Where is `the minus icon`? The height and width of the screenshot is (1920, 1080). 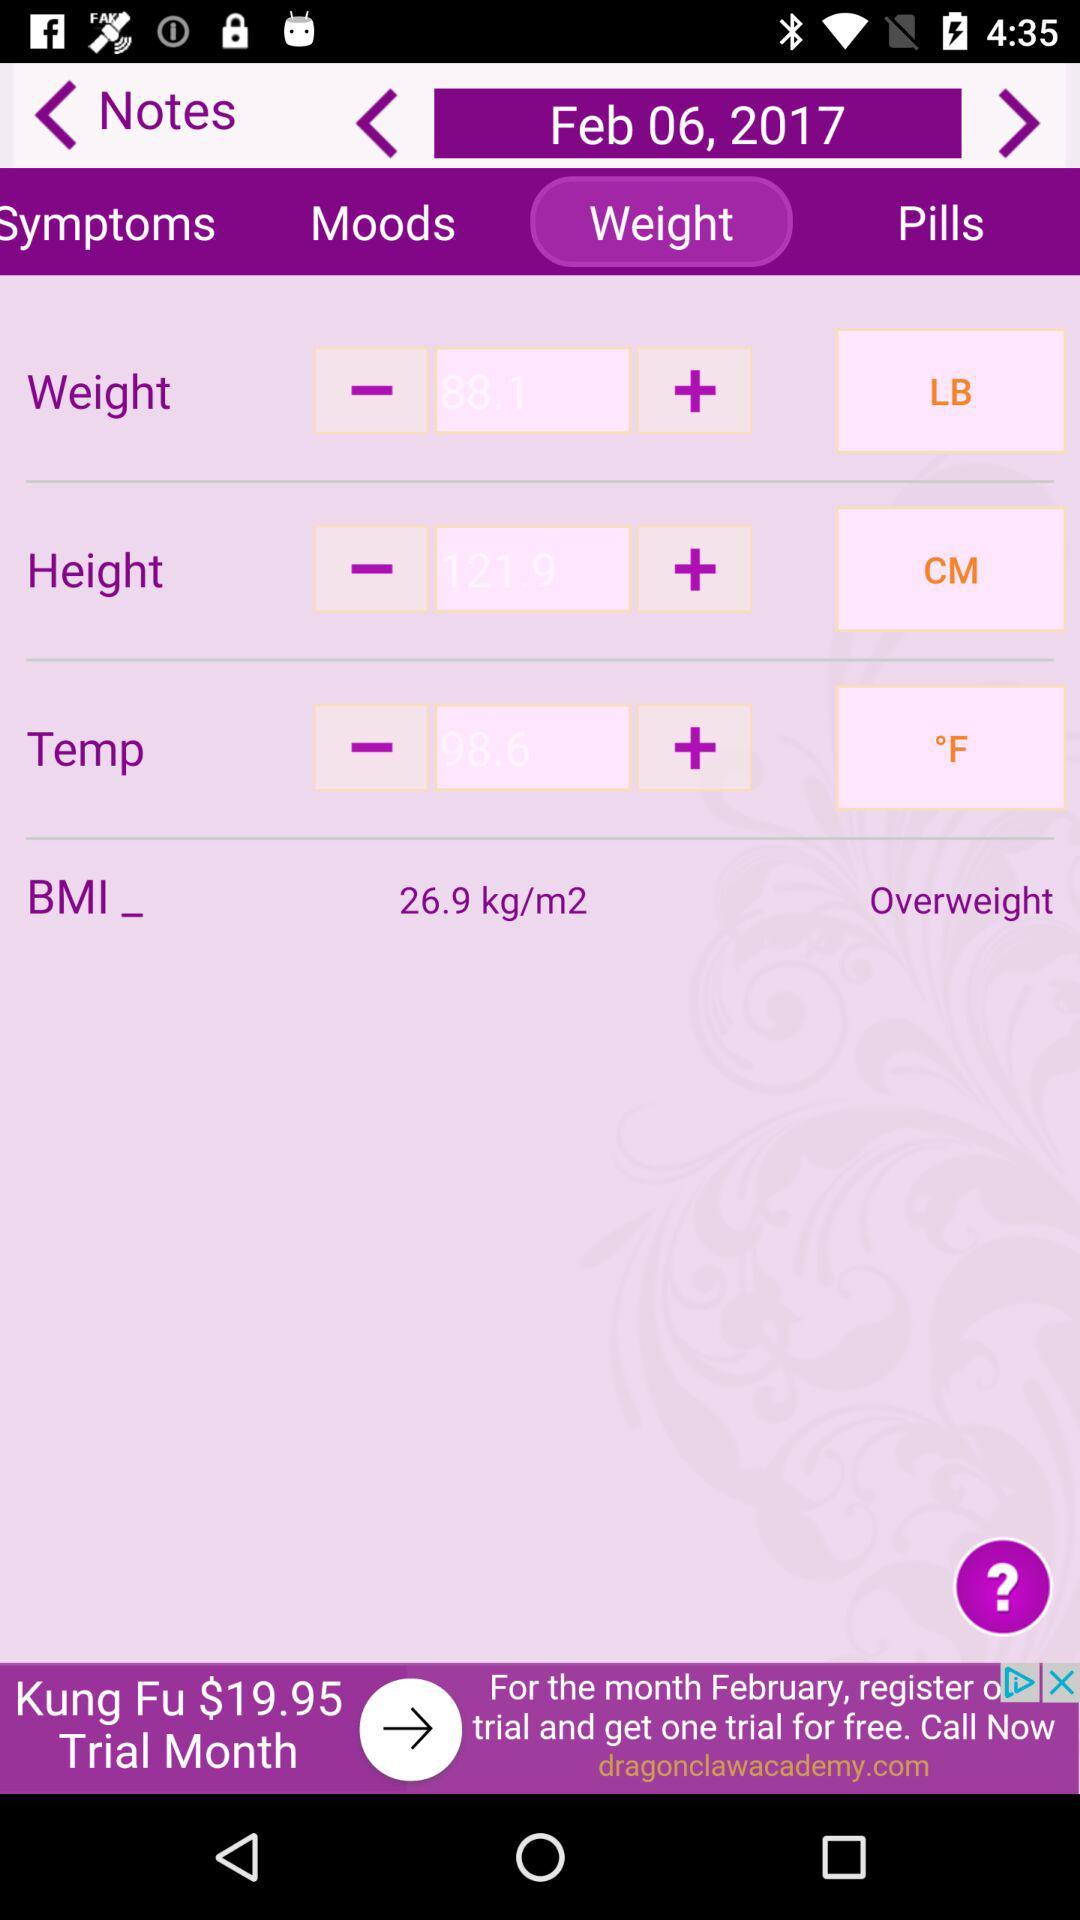 the minus icon is located at coordinates (371, 746).